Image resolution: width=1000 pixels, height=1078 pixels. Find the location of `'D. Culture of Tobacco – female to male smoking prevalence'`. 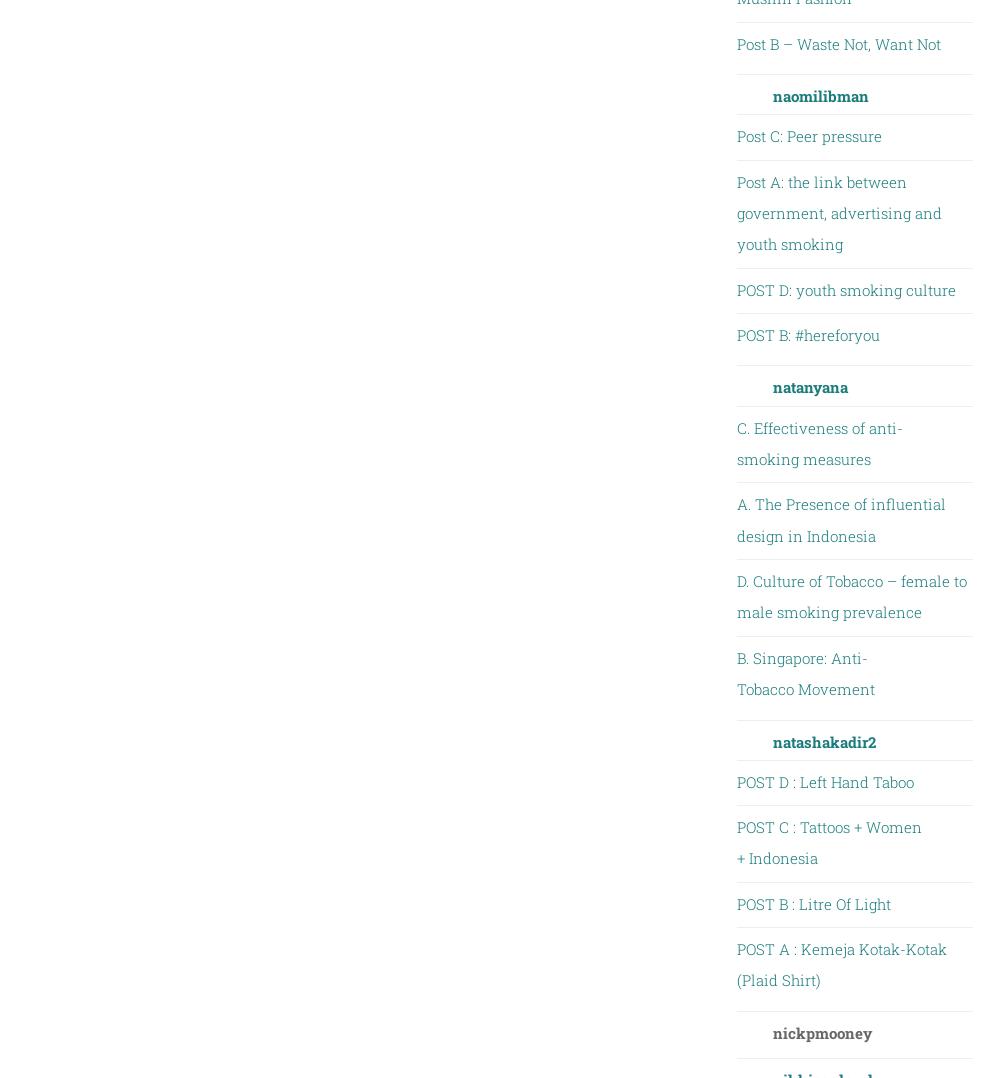

'D. Culture of Tobacco – female to male smoking prevalence' is located at coordinates (850, 596).